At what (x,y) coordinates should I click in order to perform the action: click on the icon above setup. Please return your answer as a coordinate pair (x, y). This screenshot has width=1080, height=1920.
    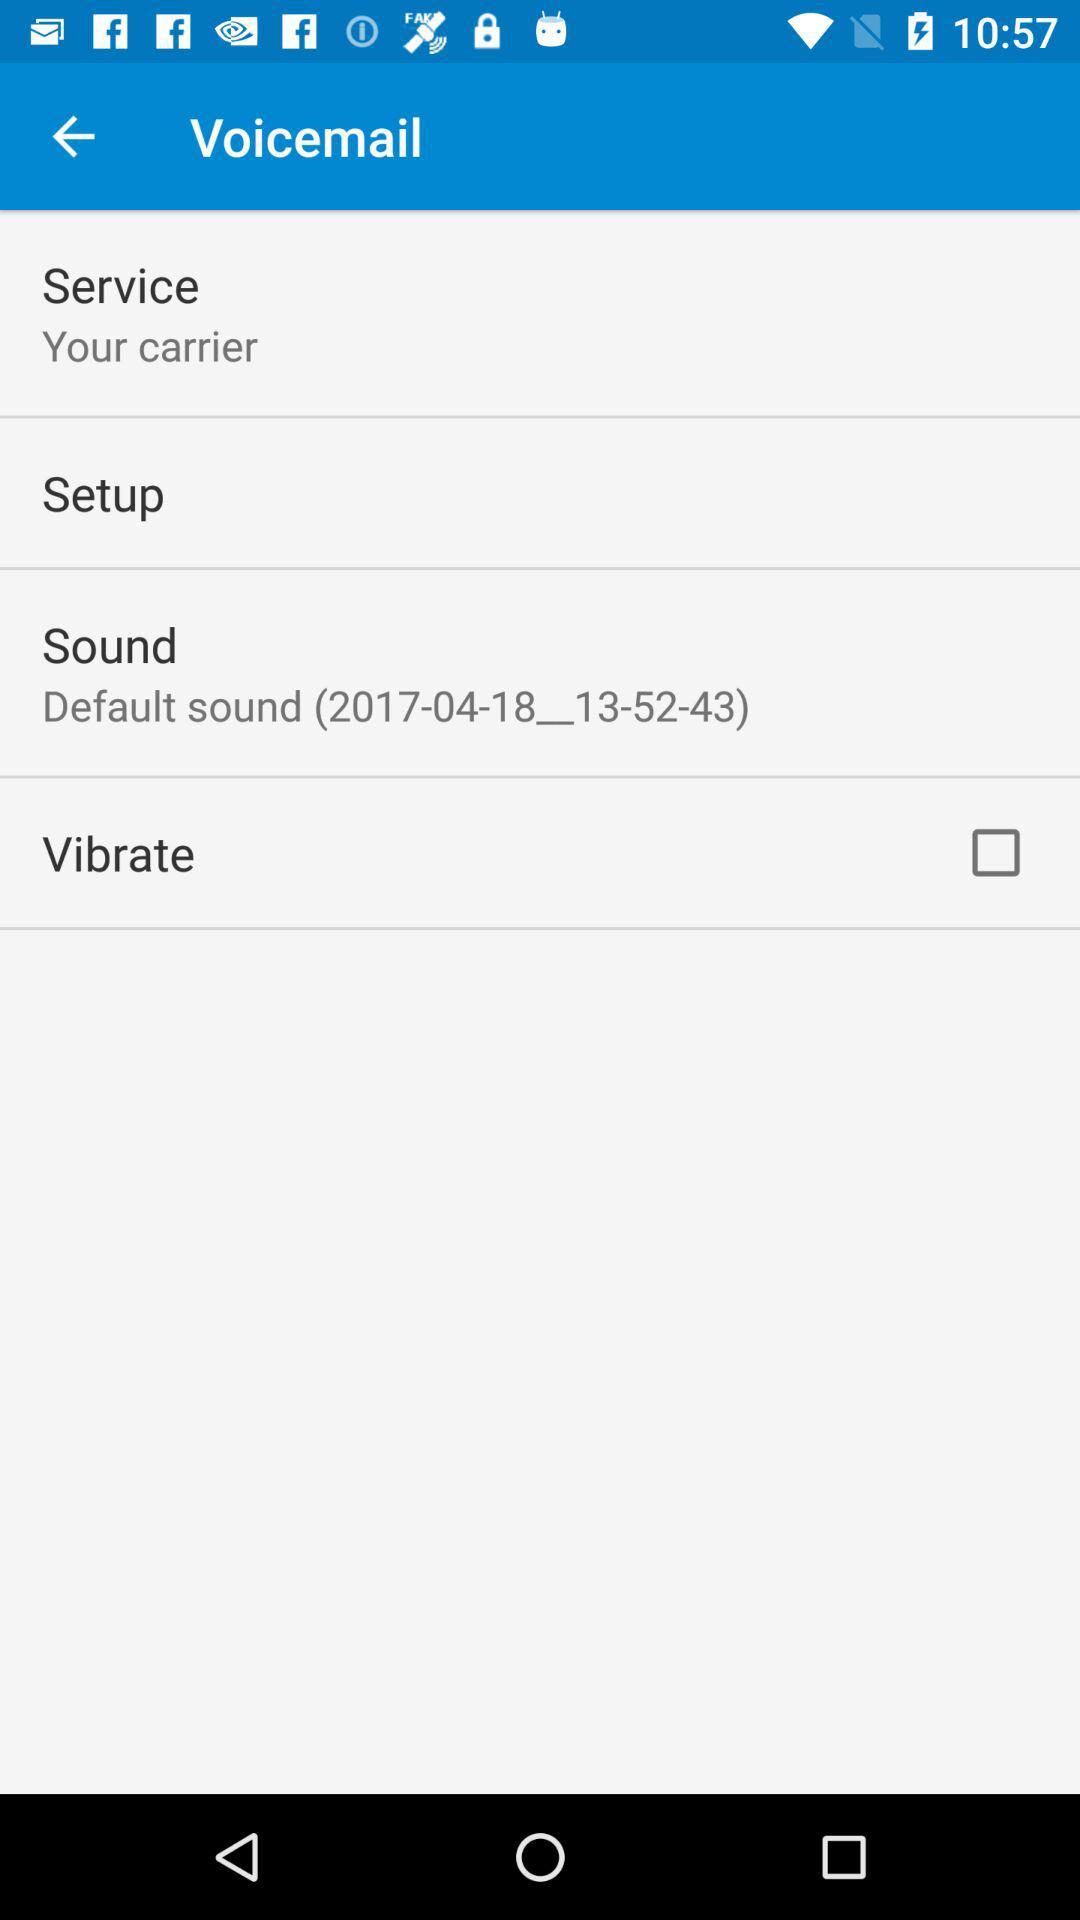
    Looking at the image, I should click on (149, 345).